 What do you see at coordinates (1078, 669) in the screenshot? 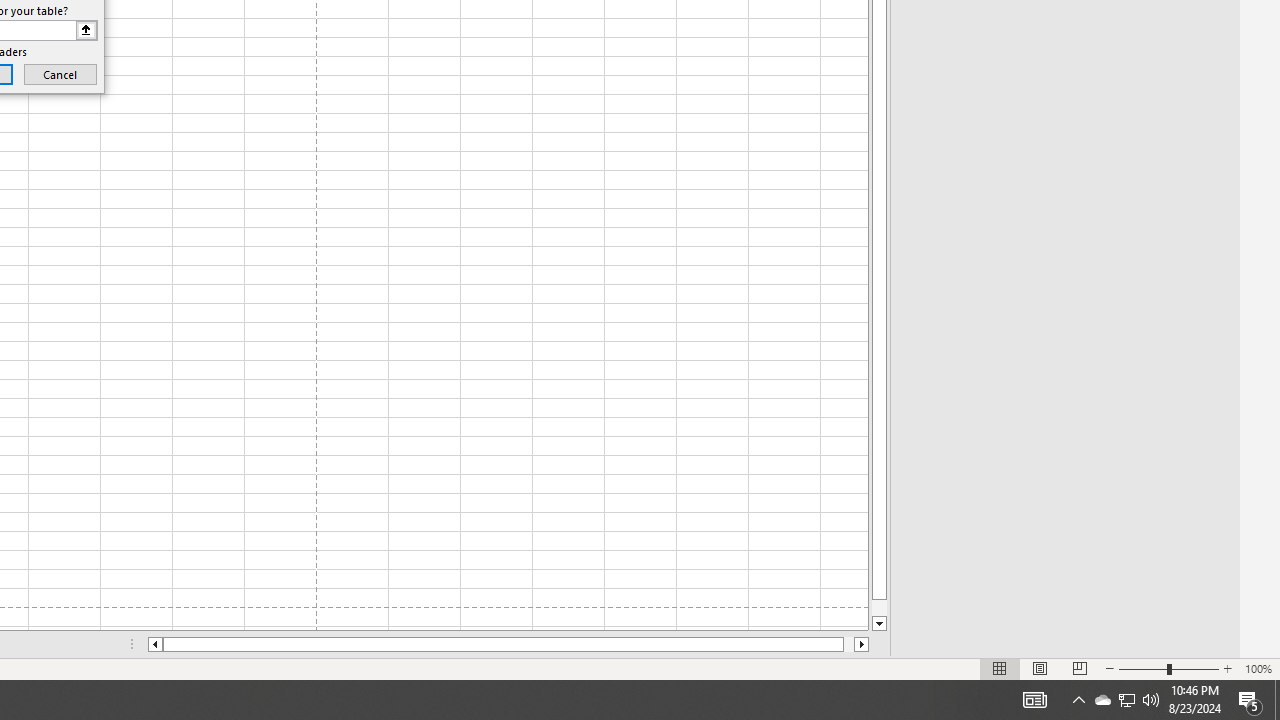
I see `'Page Break Preview'` at bounding box center [1078, 669].